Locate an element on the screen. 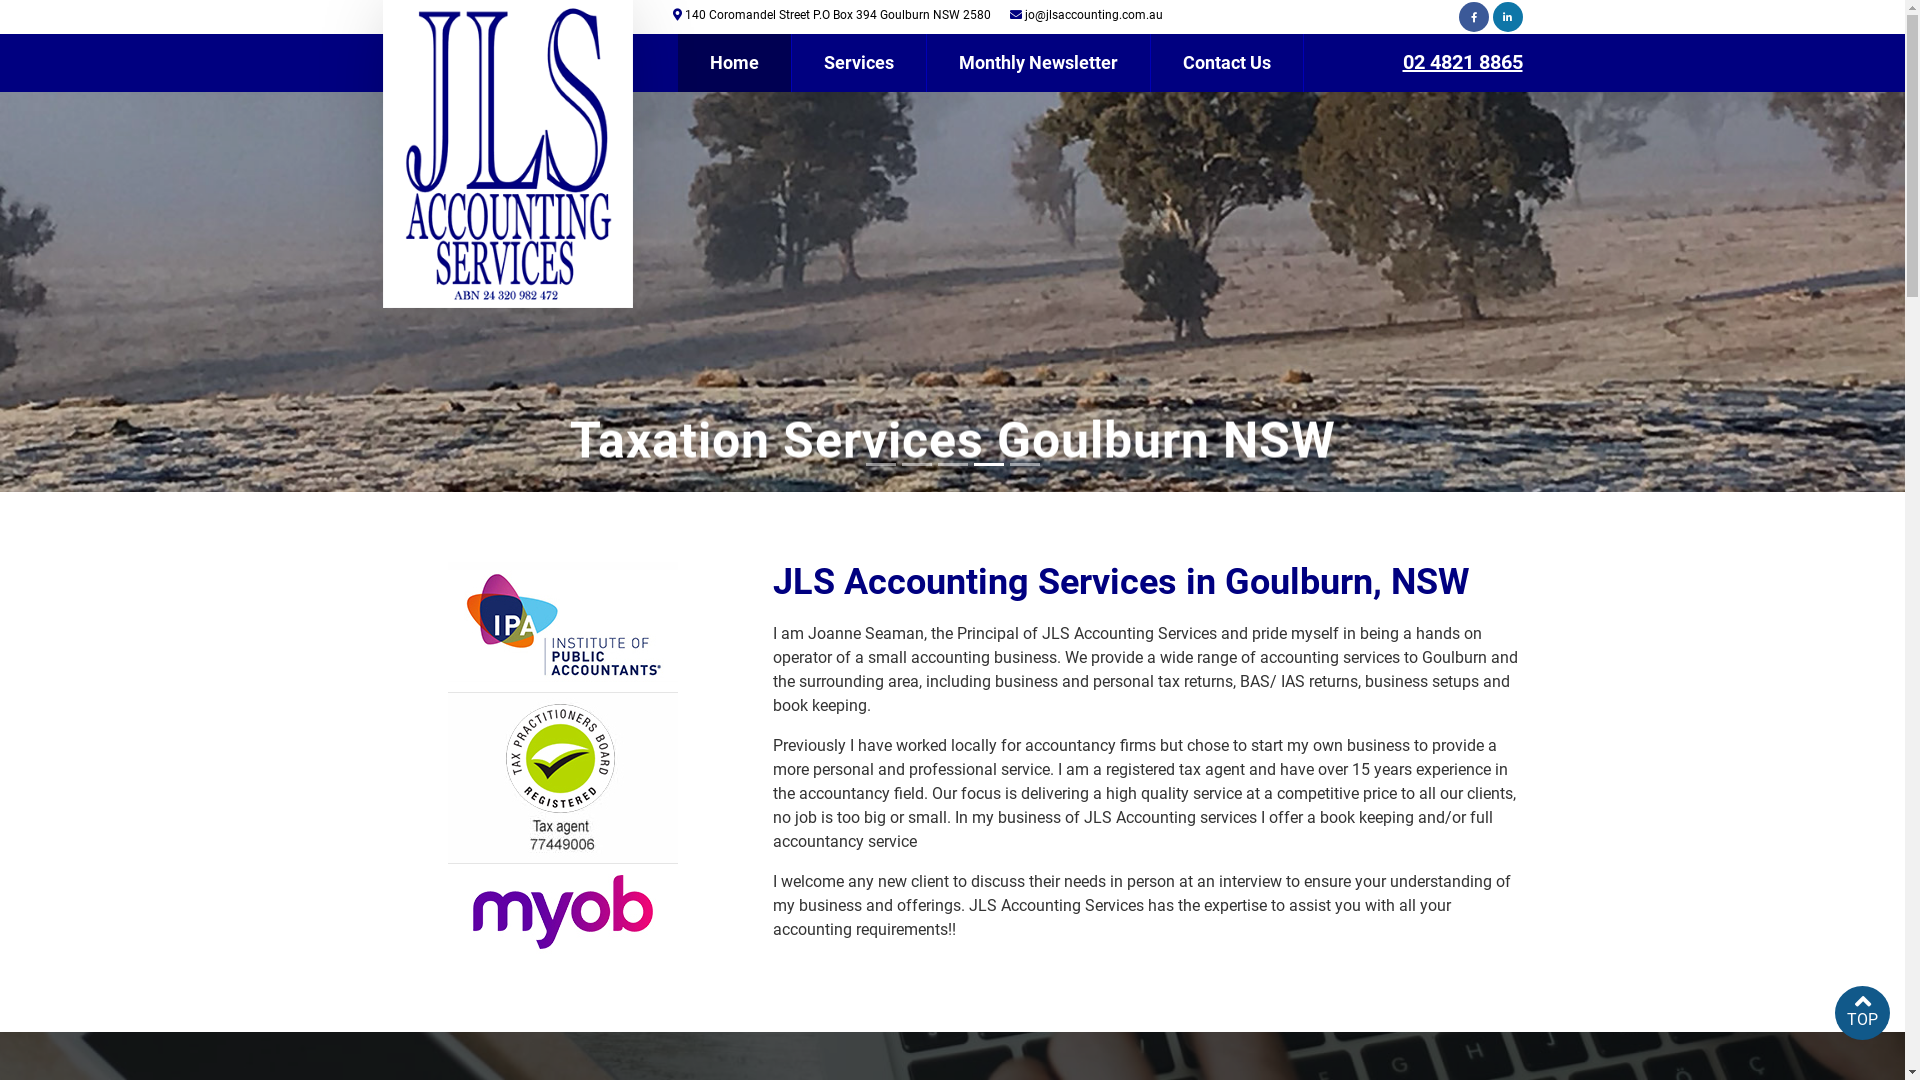 This screenshot has width=1920, height=1080. '02 4821 8865' is located at coordinates (1462, 60).